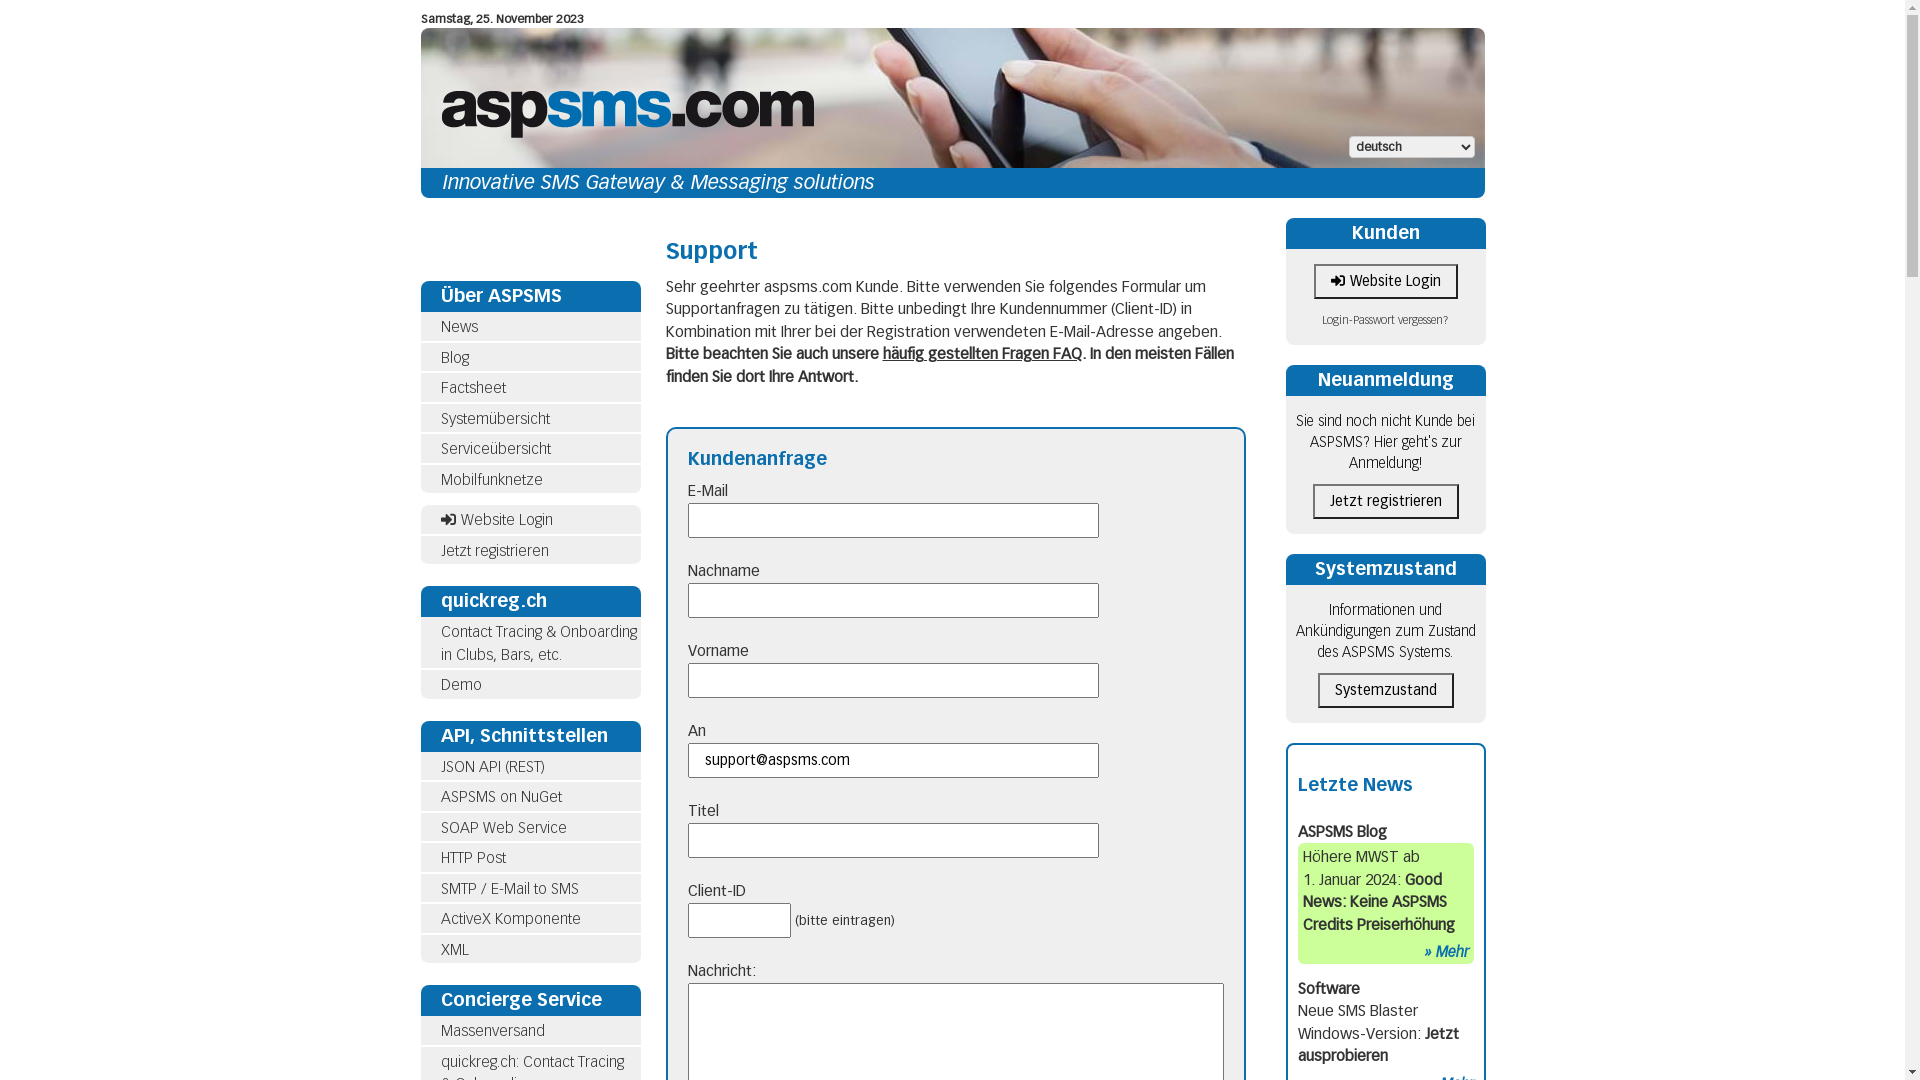 The image size is (1920, 1080). What do you see at coordinates (529, 326) in the screenshot?
I see `'News'` at bounding box center [529, 326].